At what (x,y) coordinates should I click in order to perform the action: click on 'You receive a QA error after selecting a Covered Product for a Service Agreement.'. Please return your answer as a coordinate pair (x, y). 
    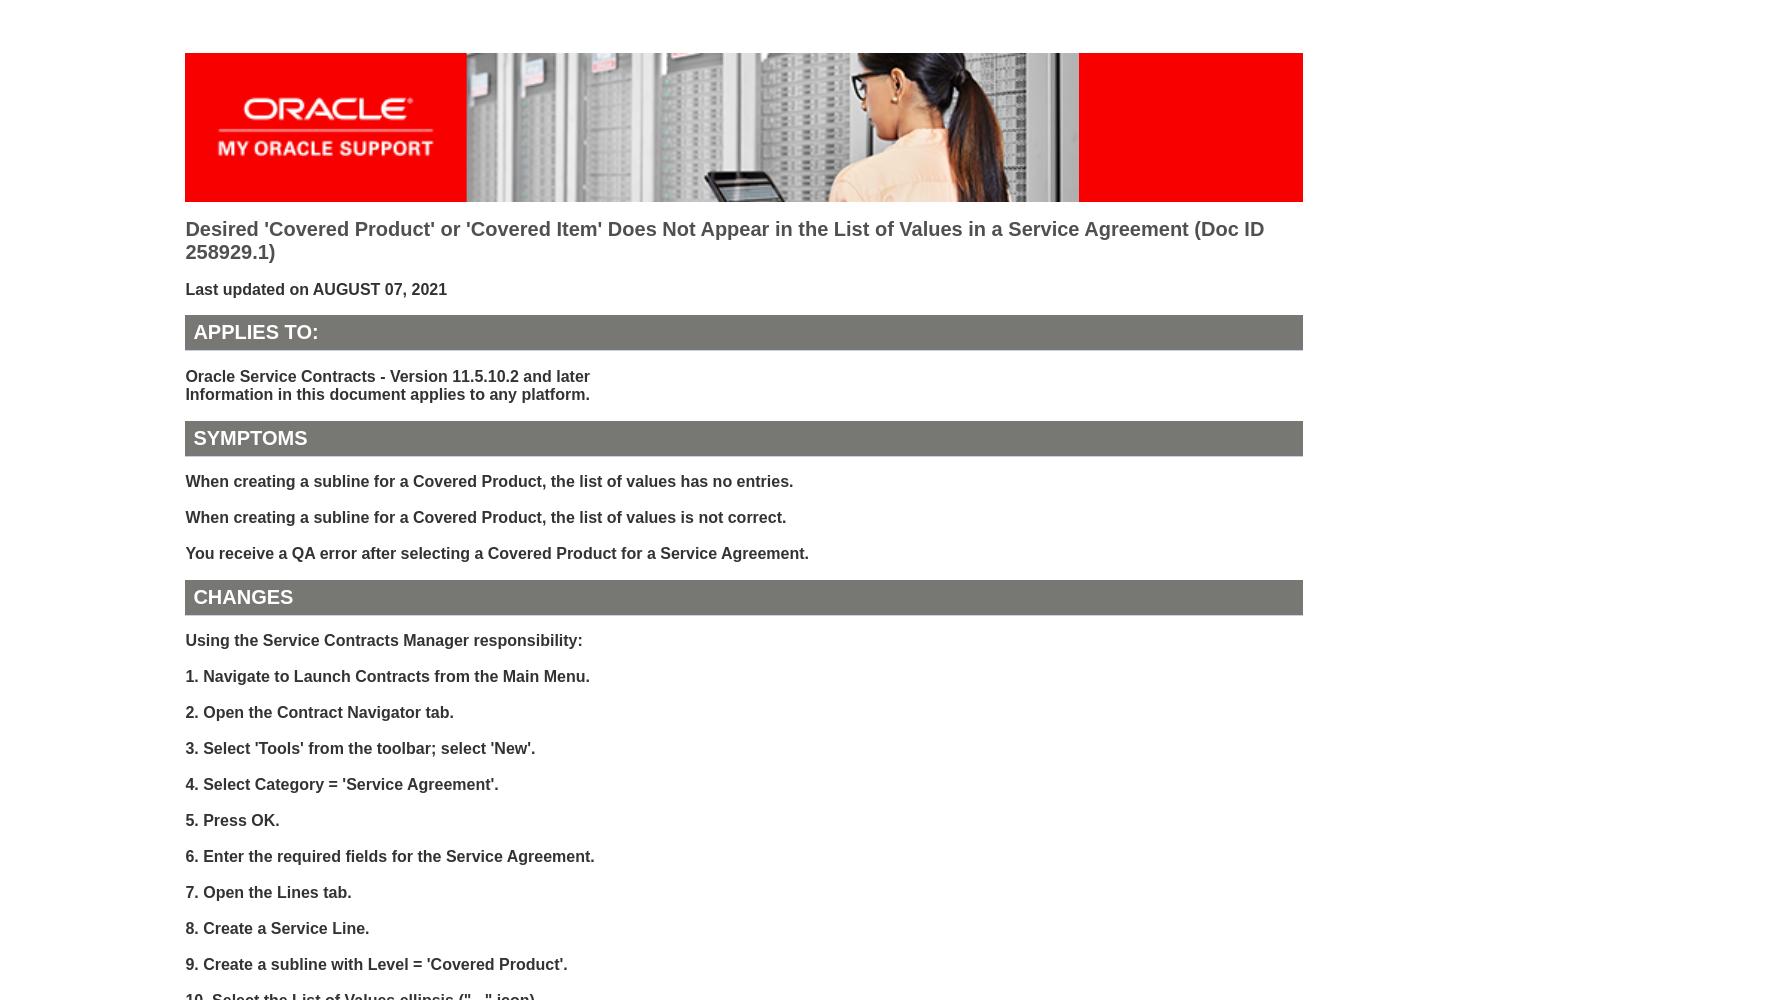
    Looking at the image, I should click on (496, 553).